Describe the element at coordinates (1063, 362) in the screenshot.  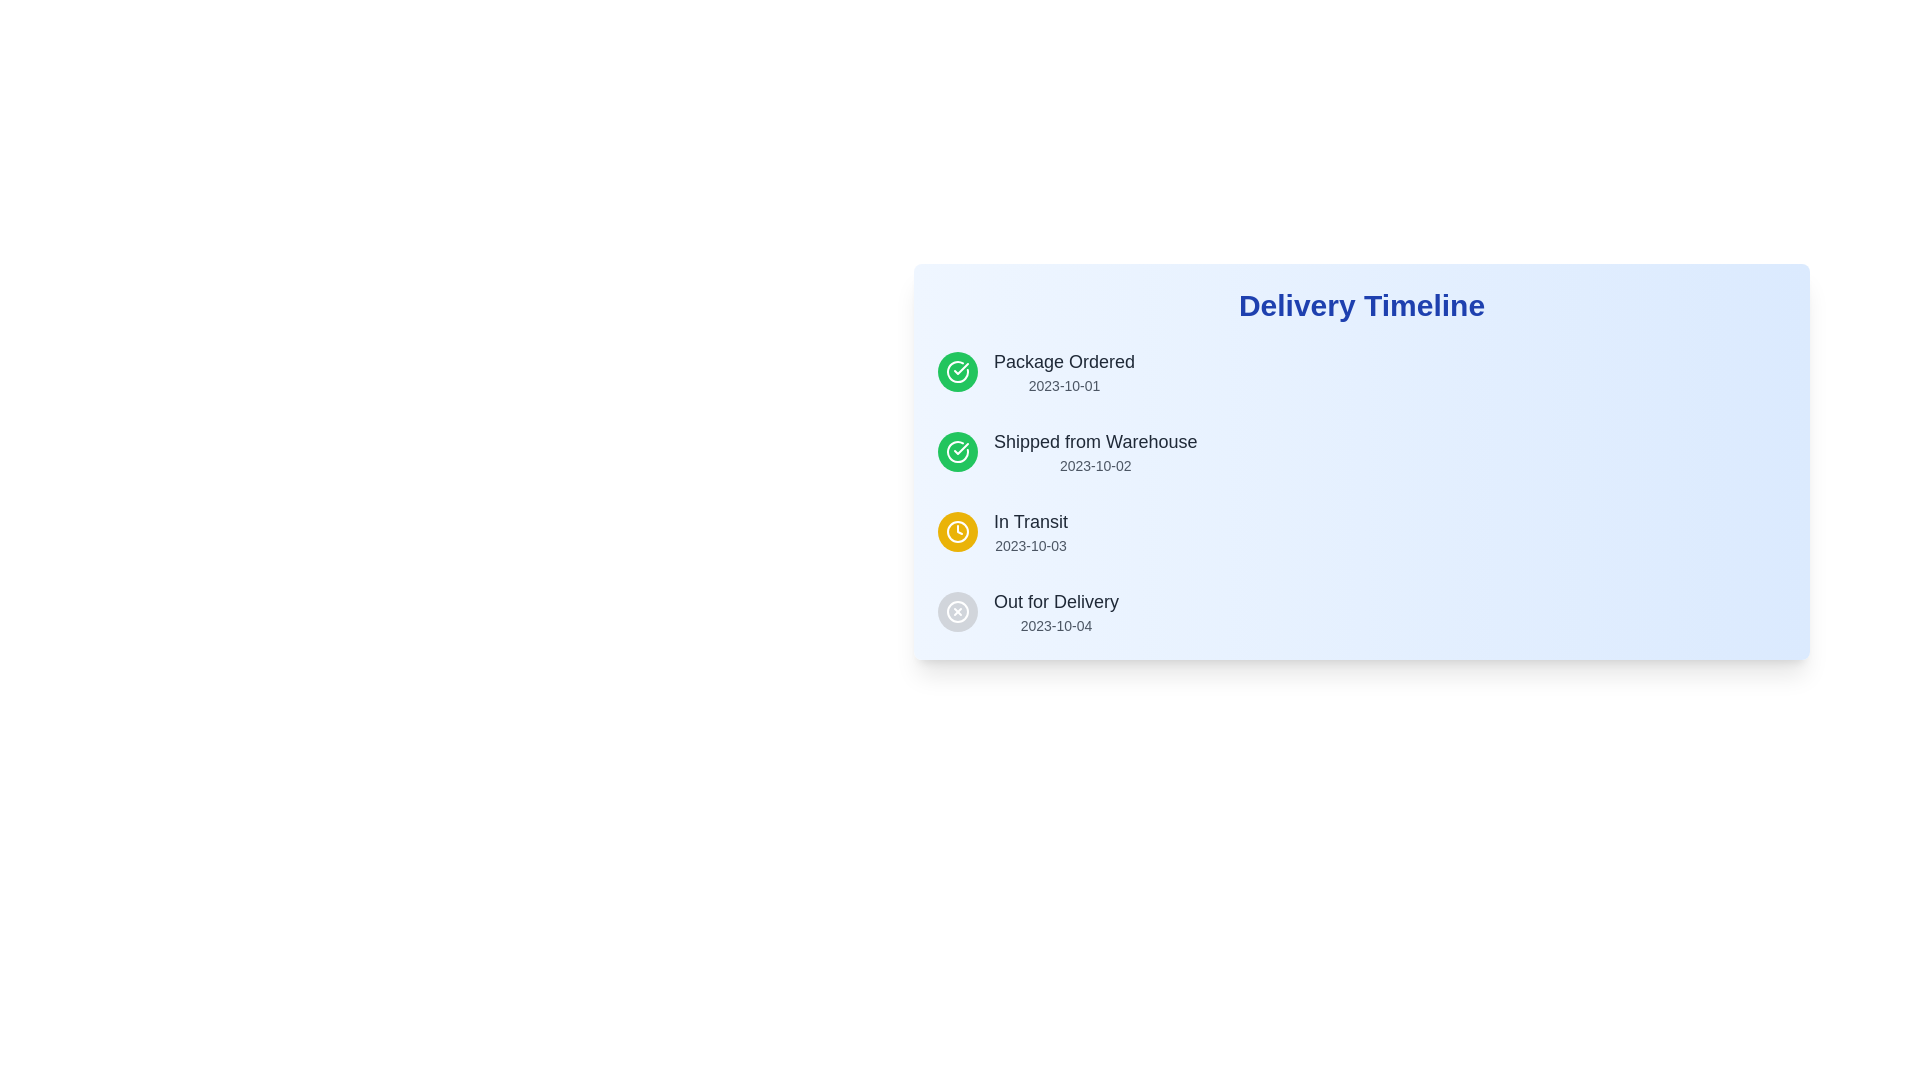
I see `the 'Package Ordered' text label in the delivery timeline, which is positioned below a green checkmark icon and above the date '2023-10-01'` at that location.